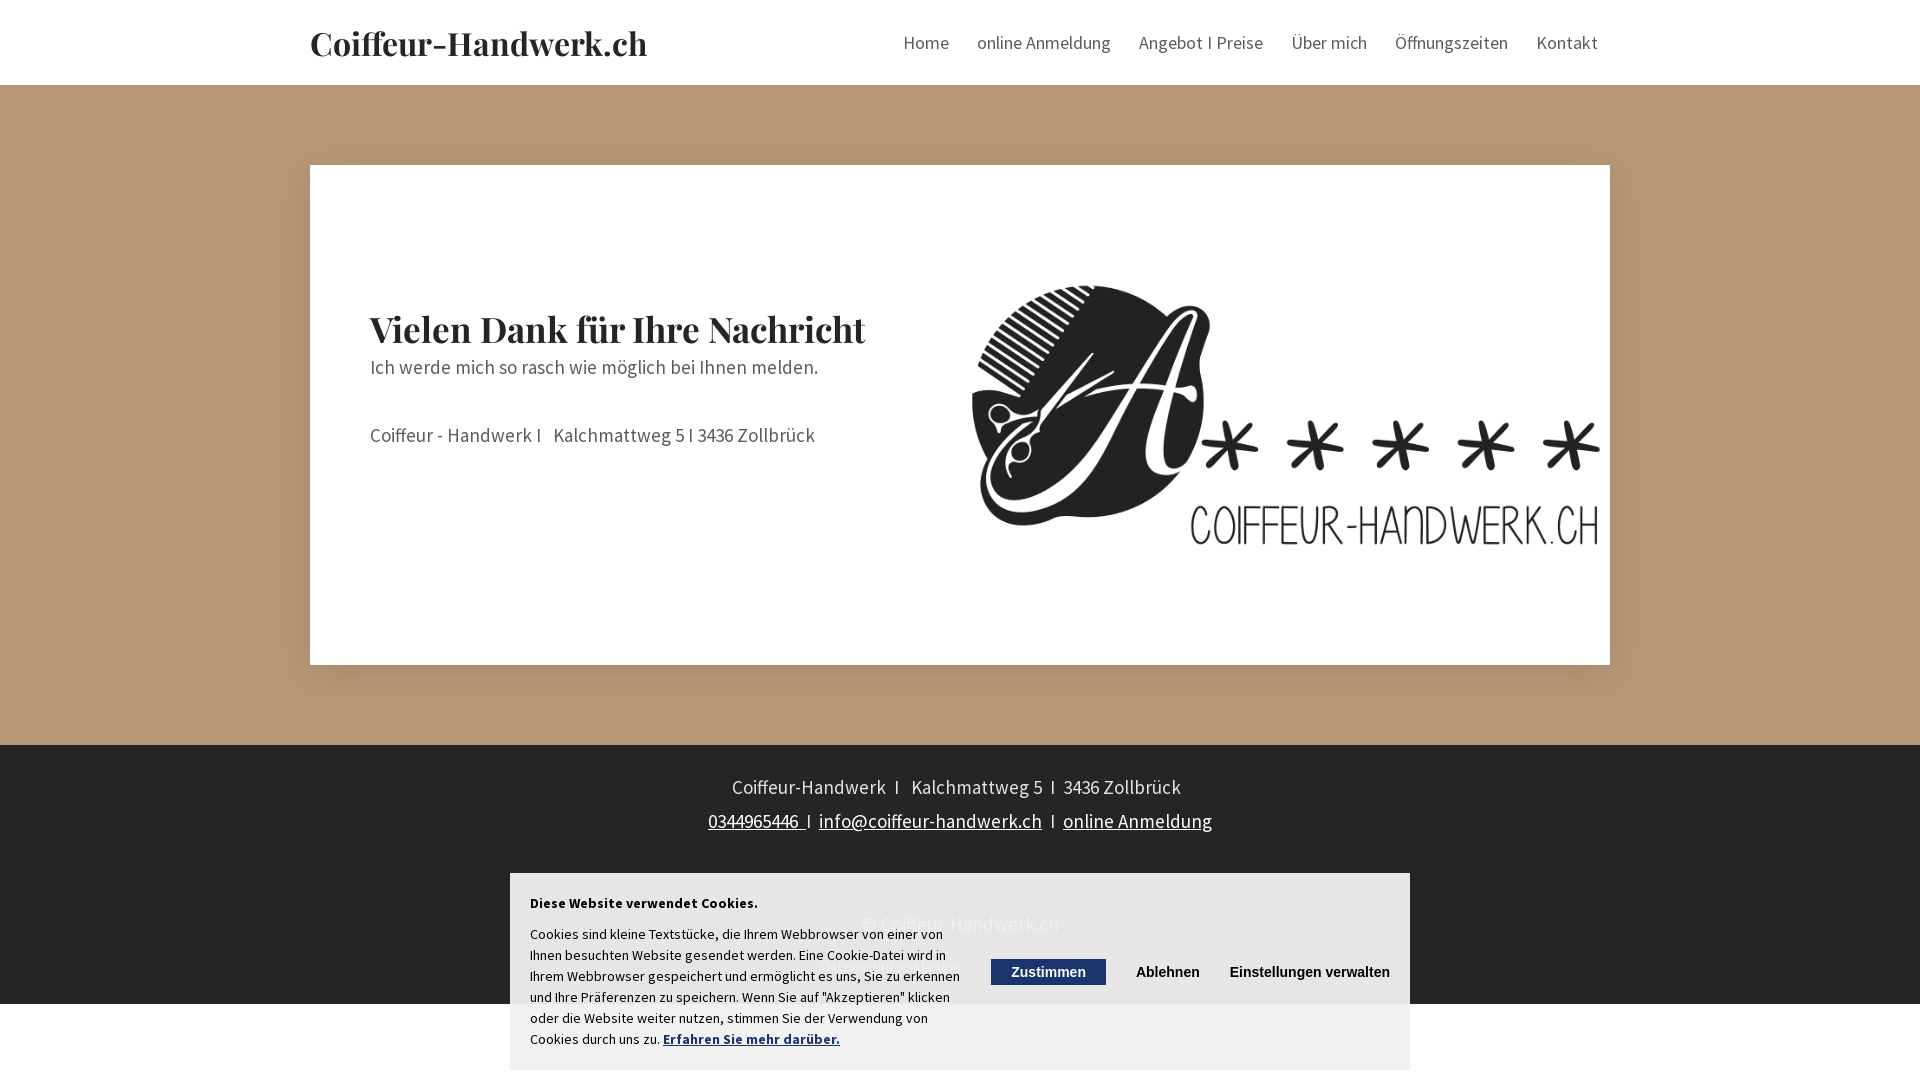 This screenshot has height=1080, width=1920. I want to click on 'Zustimmen', so click(990, 970).